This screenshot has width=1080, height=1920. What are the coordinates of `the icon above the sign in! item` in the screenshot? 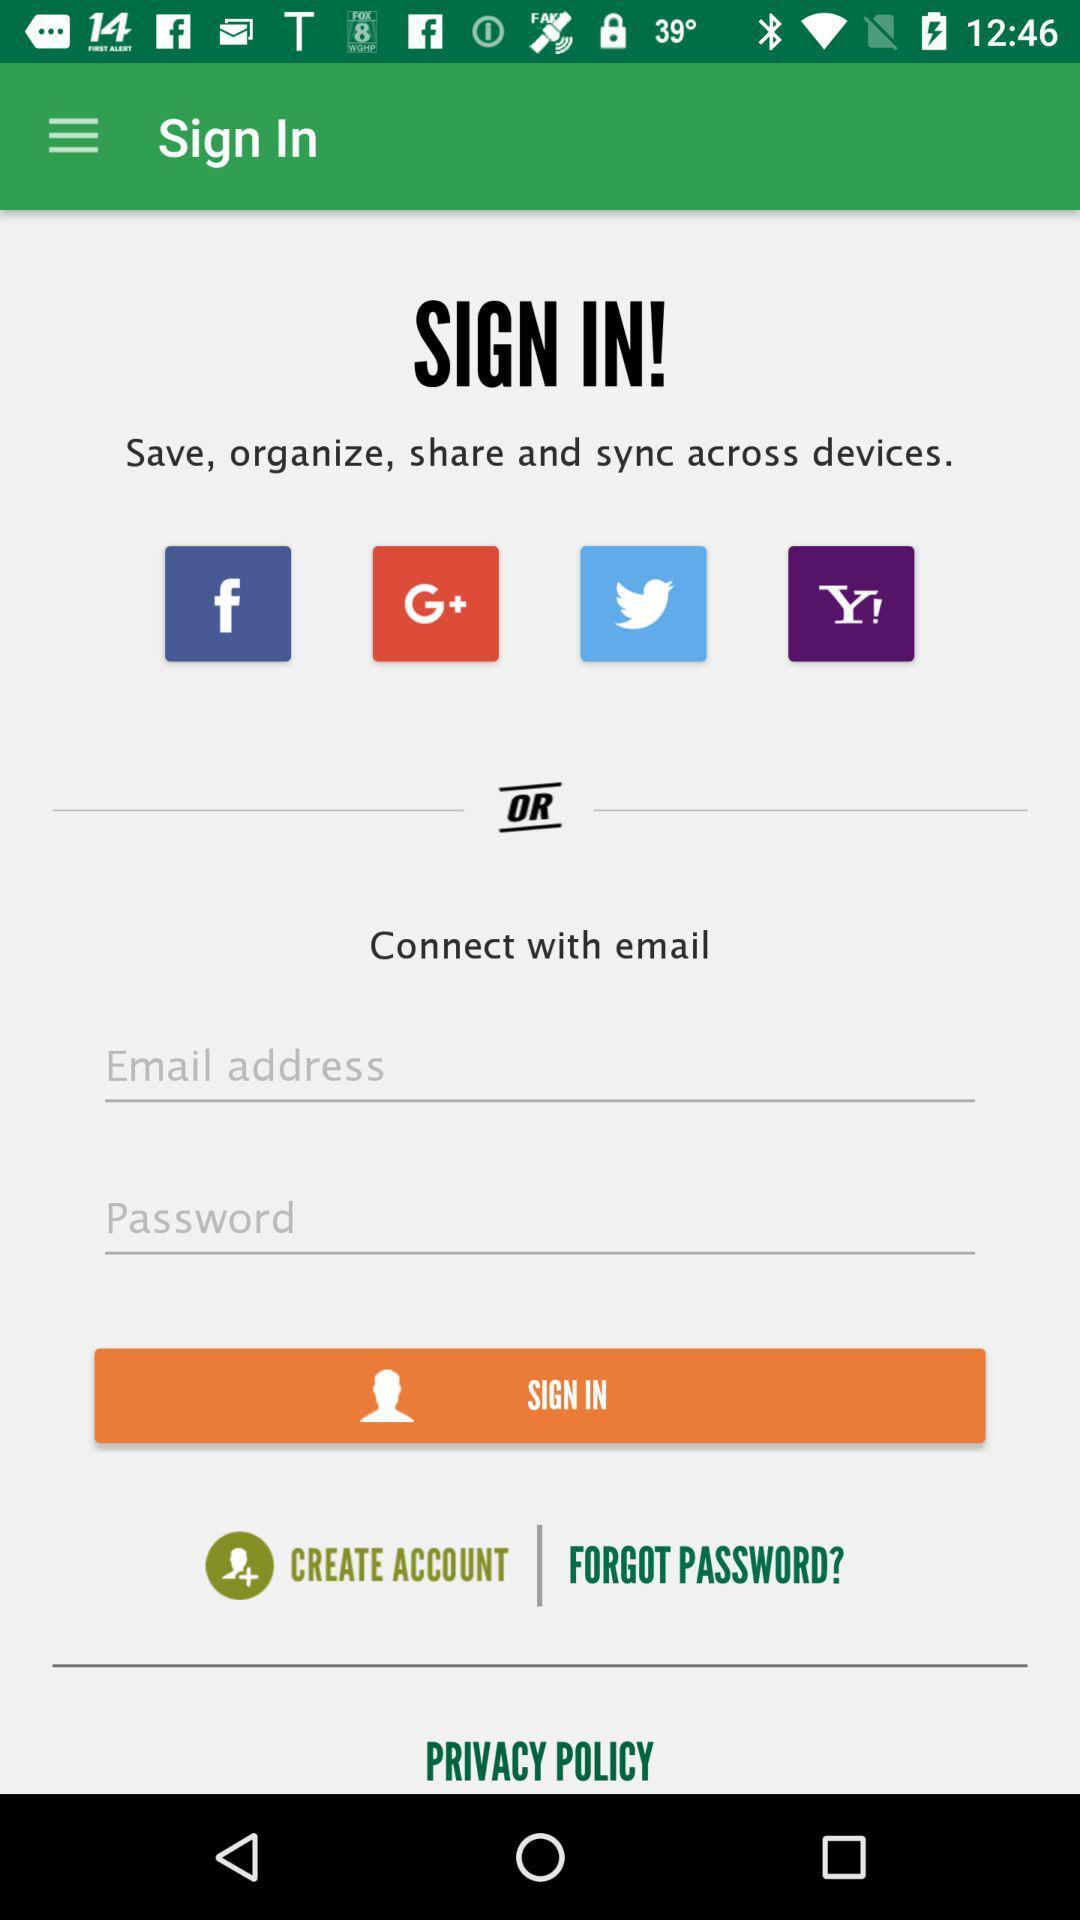 It's located at (72, 135).